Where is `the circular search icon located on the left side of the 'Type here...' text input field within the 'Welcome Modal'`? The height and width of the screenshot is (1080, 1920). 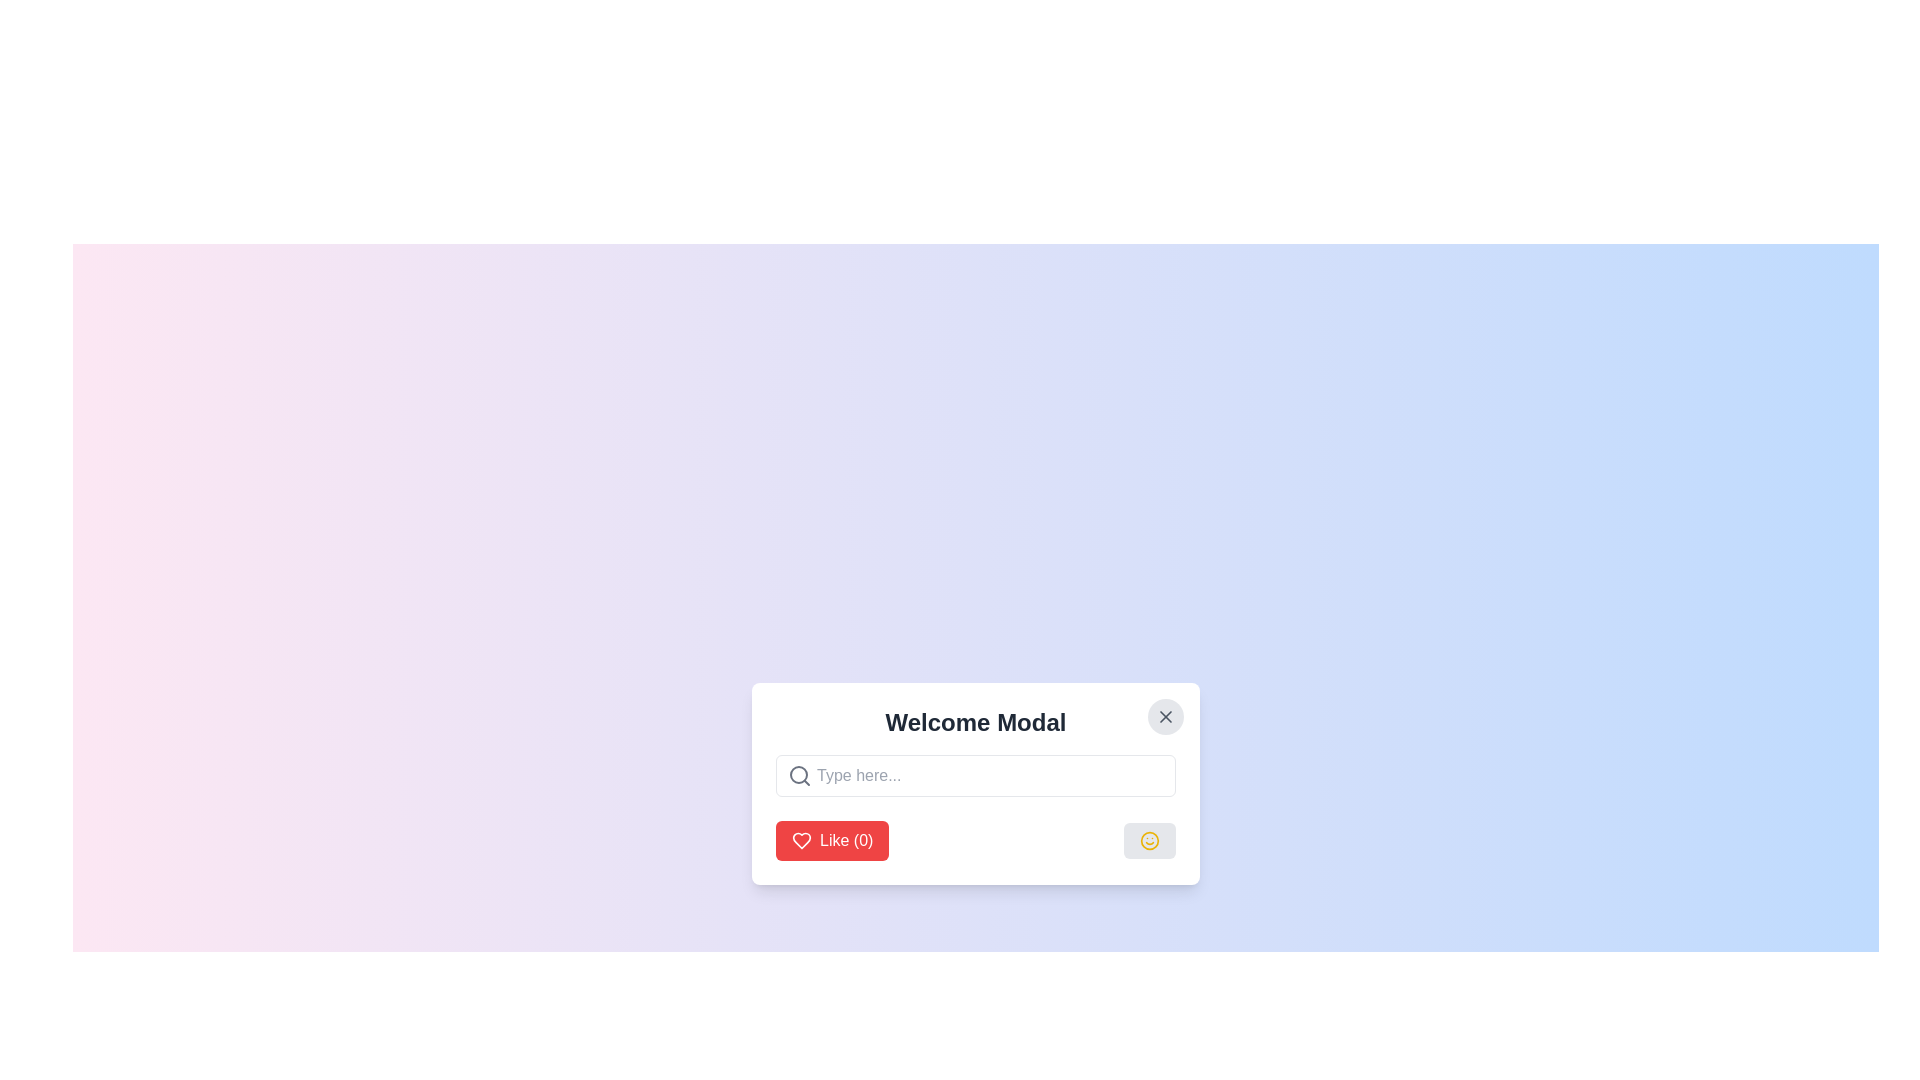 the circular search icon located on the left side of the 'Type here...' text input field within the 'Welcome Modal' is located at coordinates (797, 774).